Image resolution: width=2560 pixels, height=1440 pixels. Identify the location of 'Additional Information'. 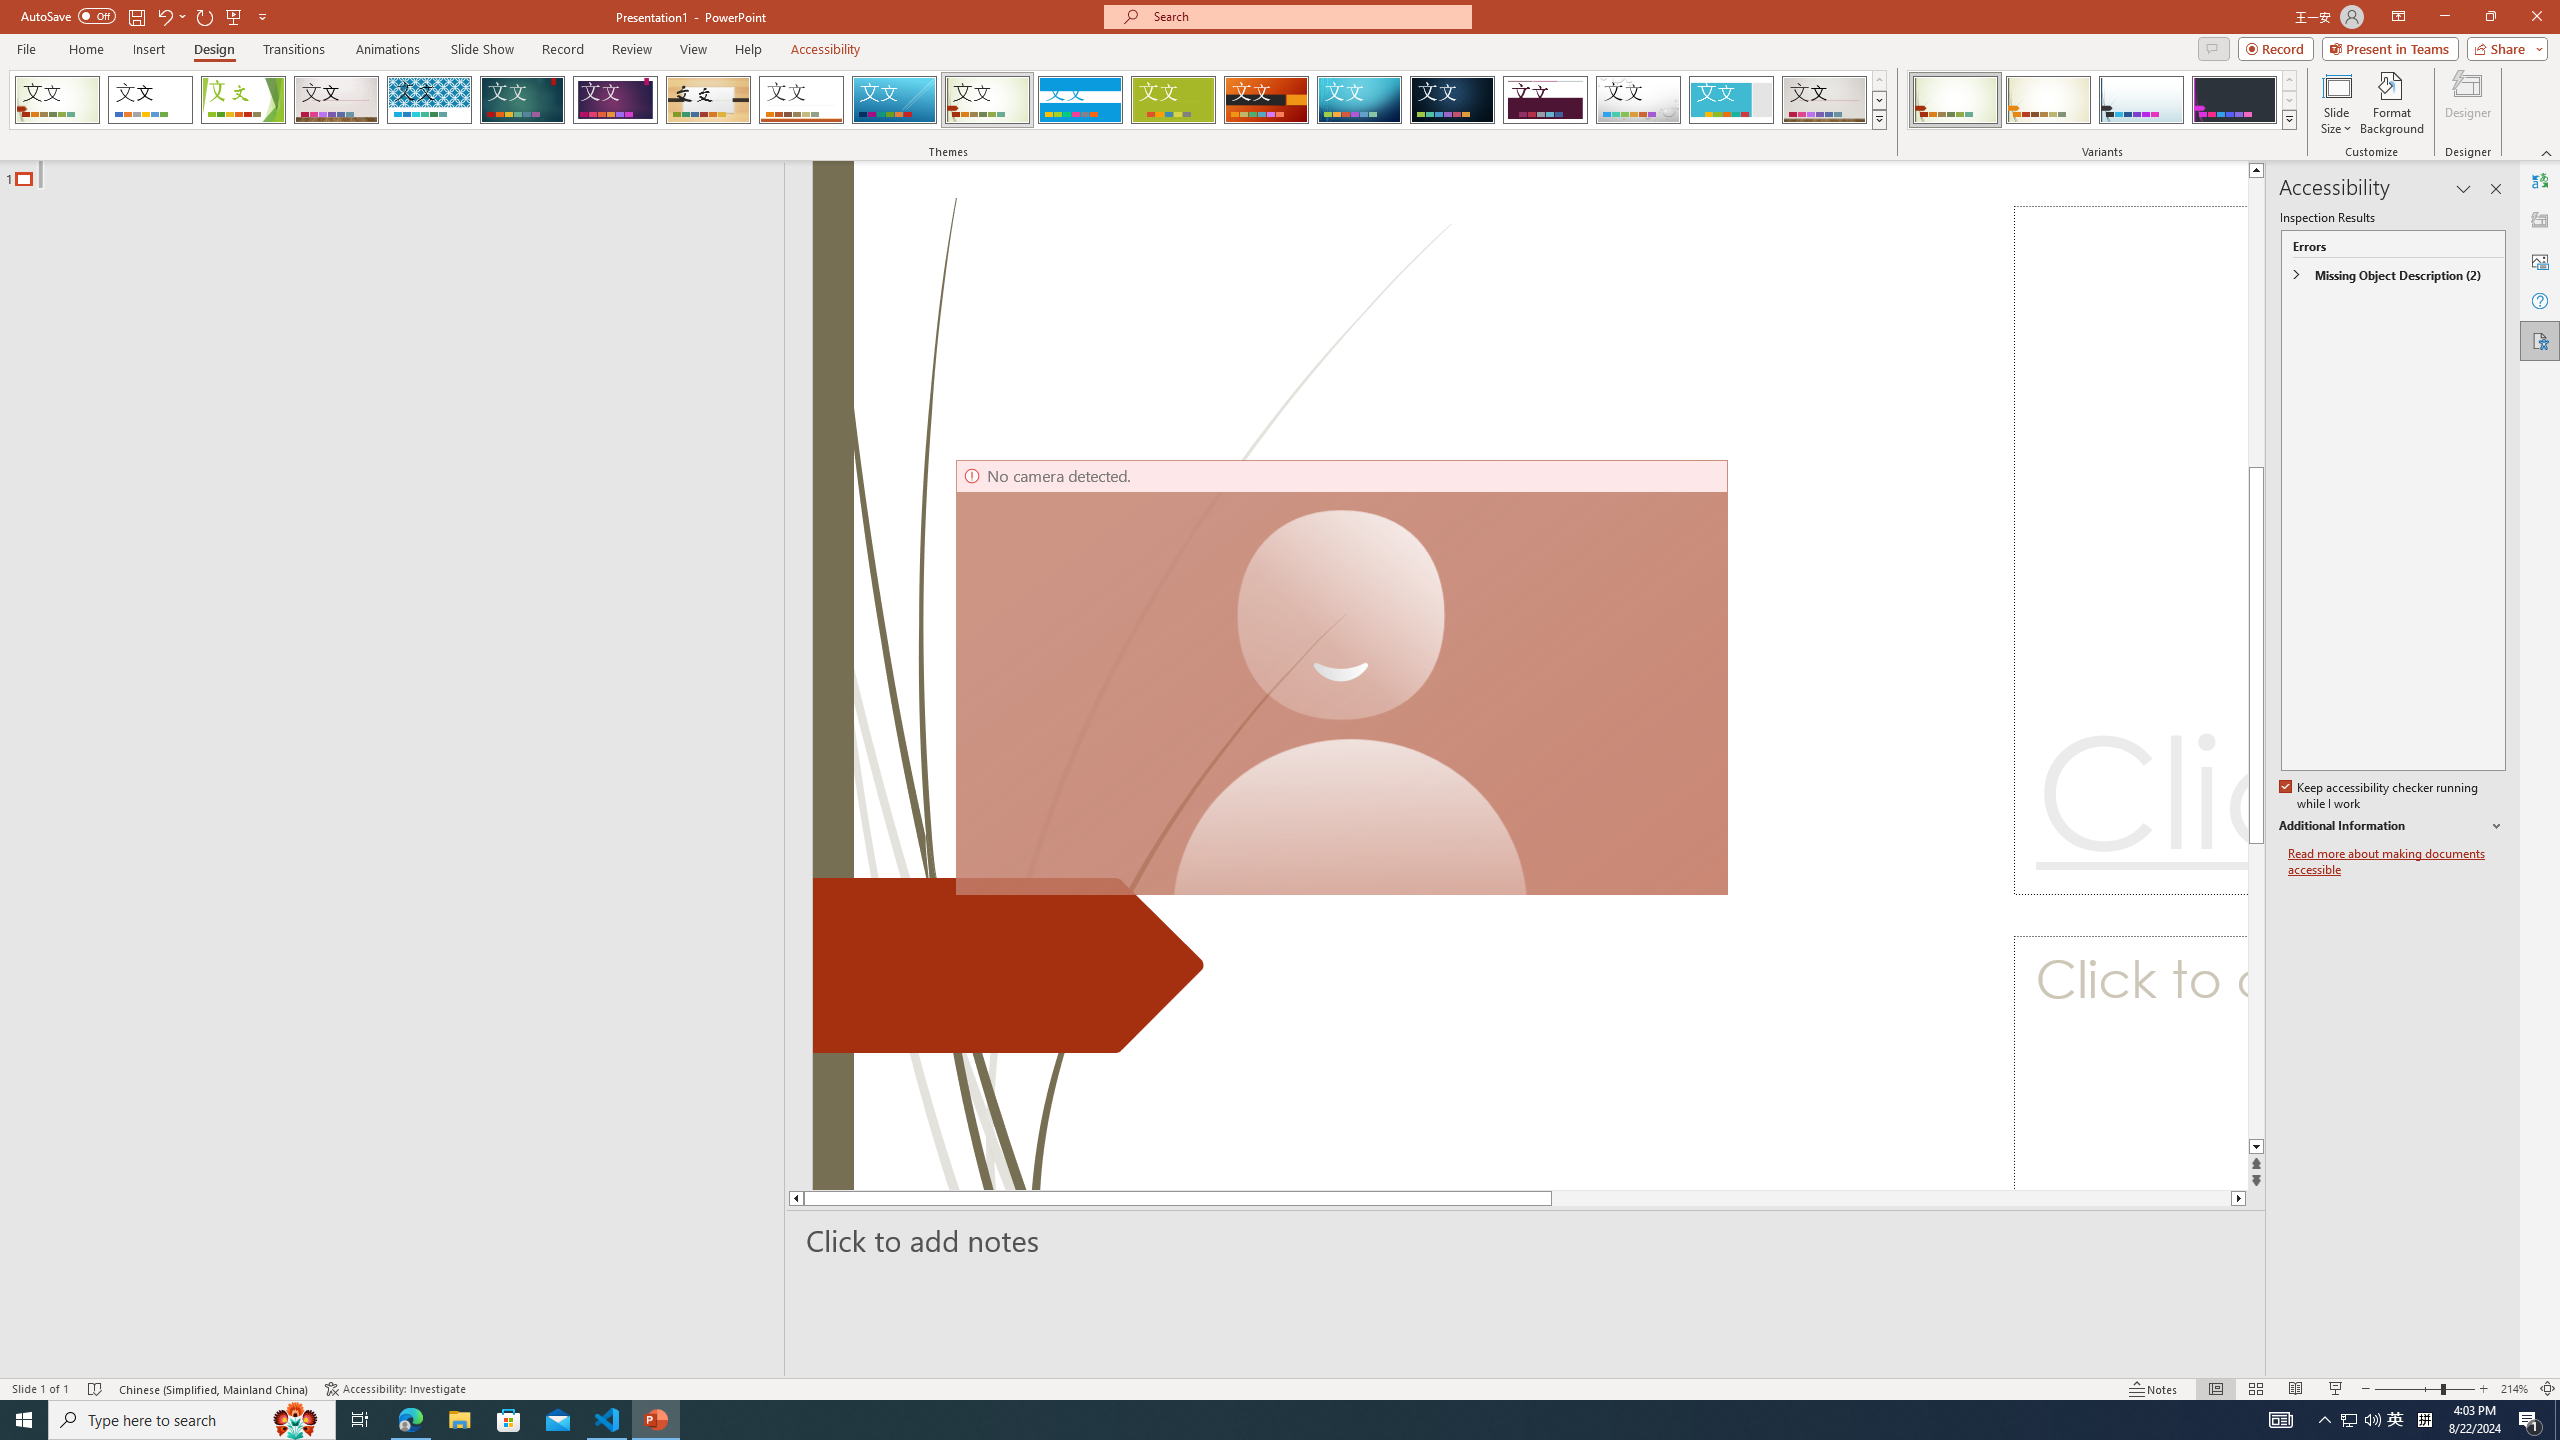
(2392, 826).